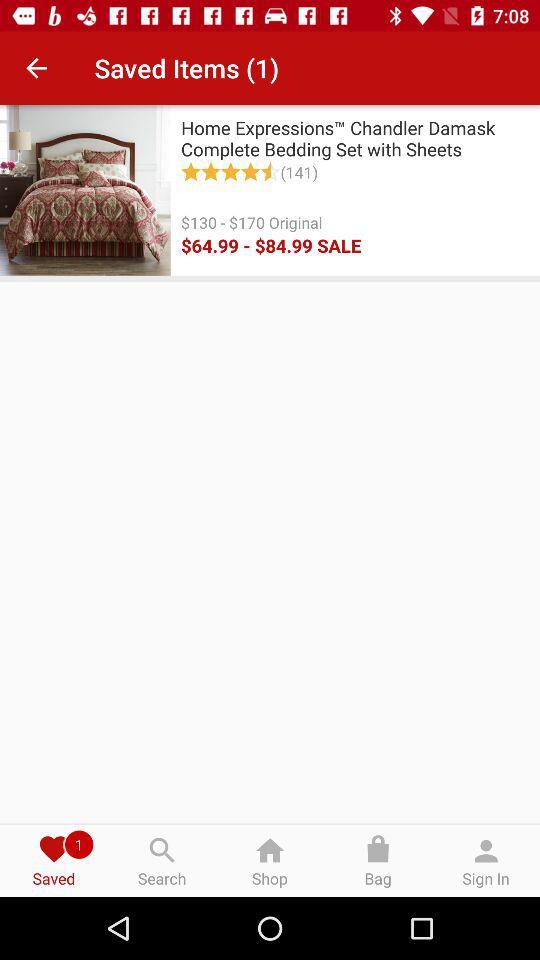 The height and width of the screenshot is (960, 540). Describe the element at coordinates (36, 68) in the screenshot. I see `the icon to the left of saved items (1) item` at that location.